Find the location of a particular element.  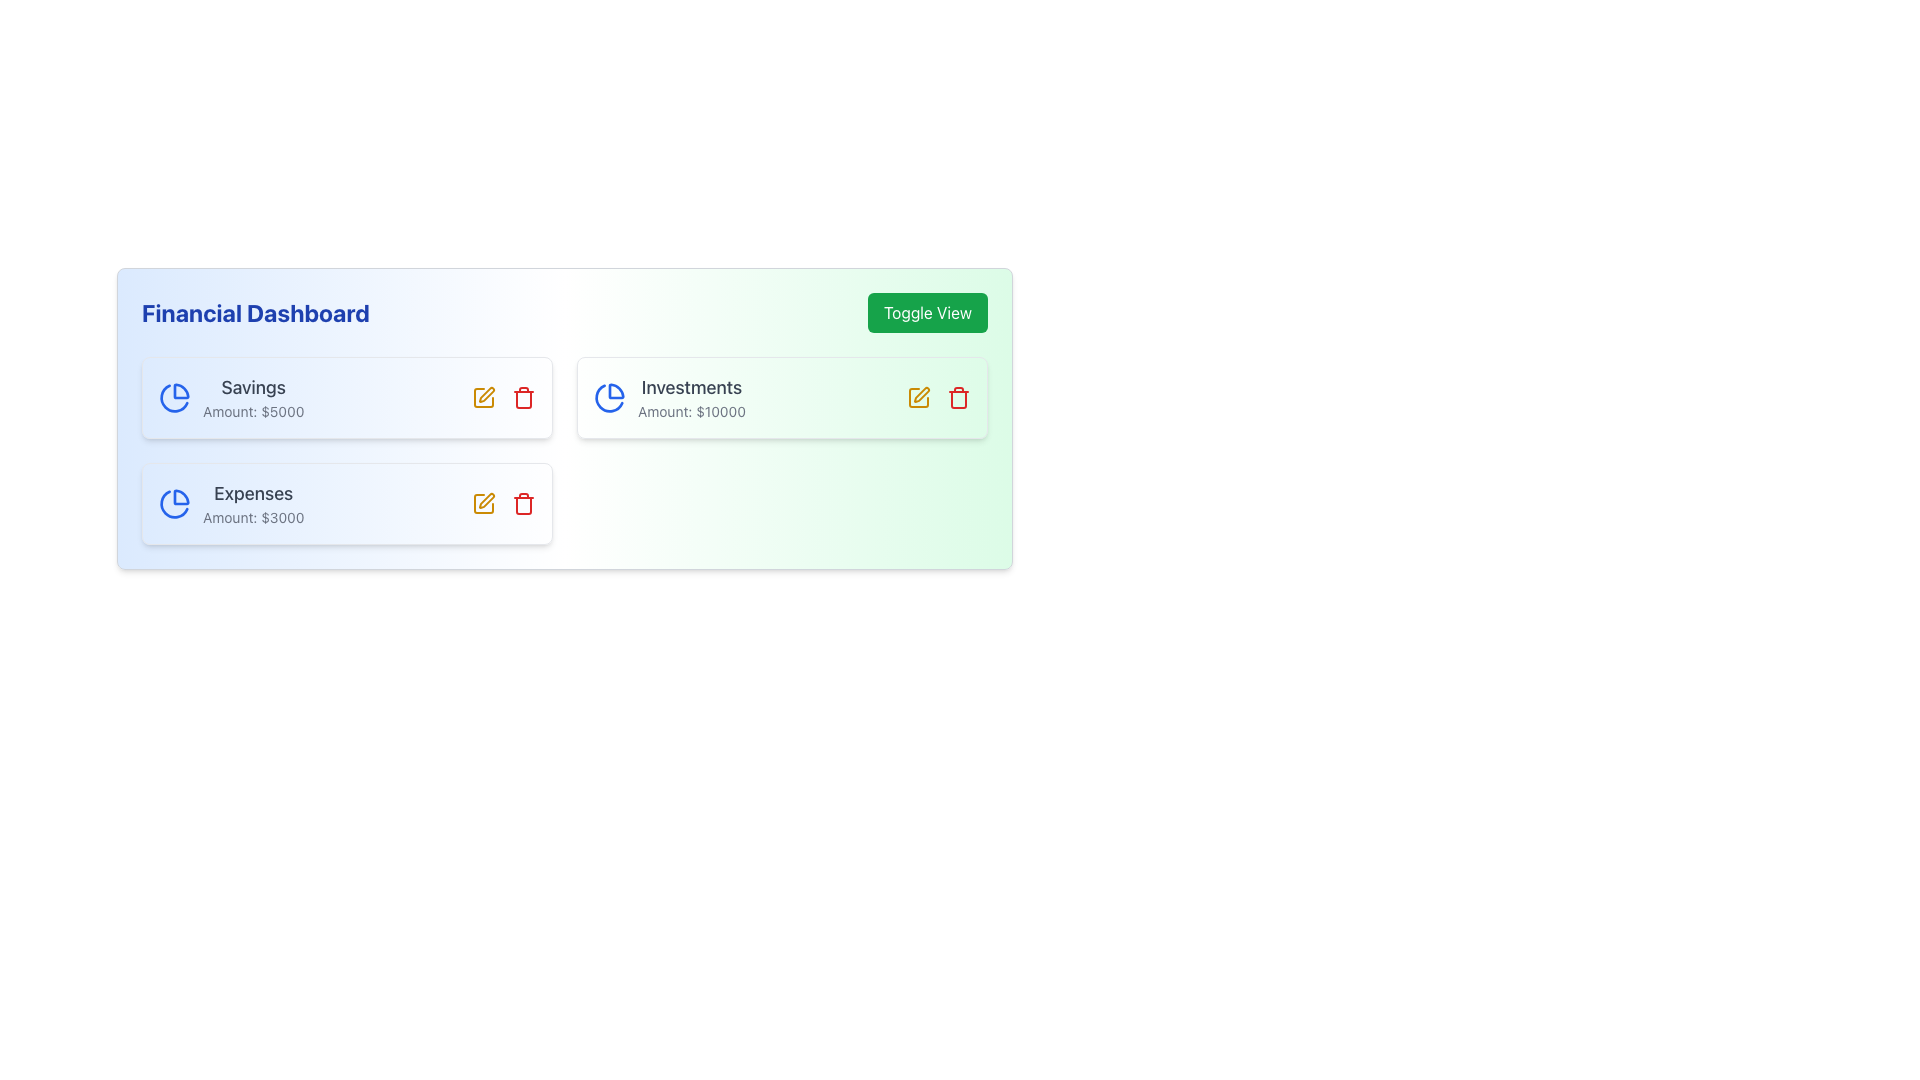

the right segment of the pie chart icon located to the left of the 'Savings' text in the first card under the 'Financial Dashboard' header is located at coordinates (181, 391).